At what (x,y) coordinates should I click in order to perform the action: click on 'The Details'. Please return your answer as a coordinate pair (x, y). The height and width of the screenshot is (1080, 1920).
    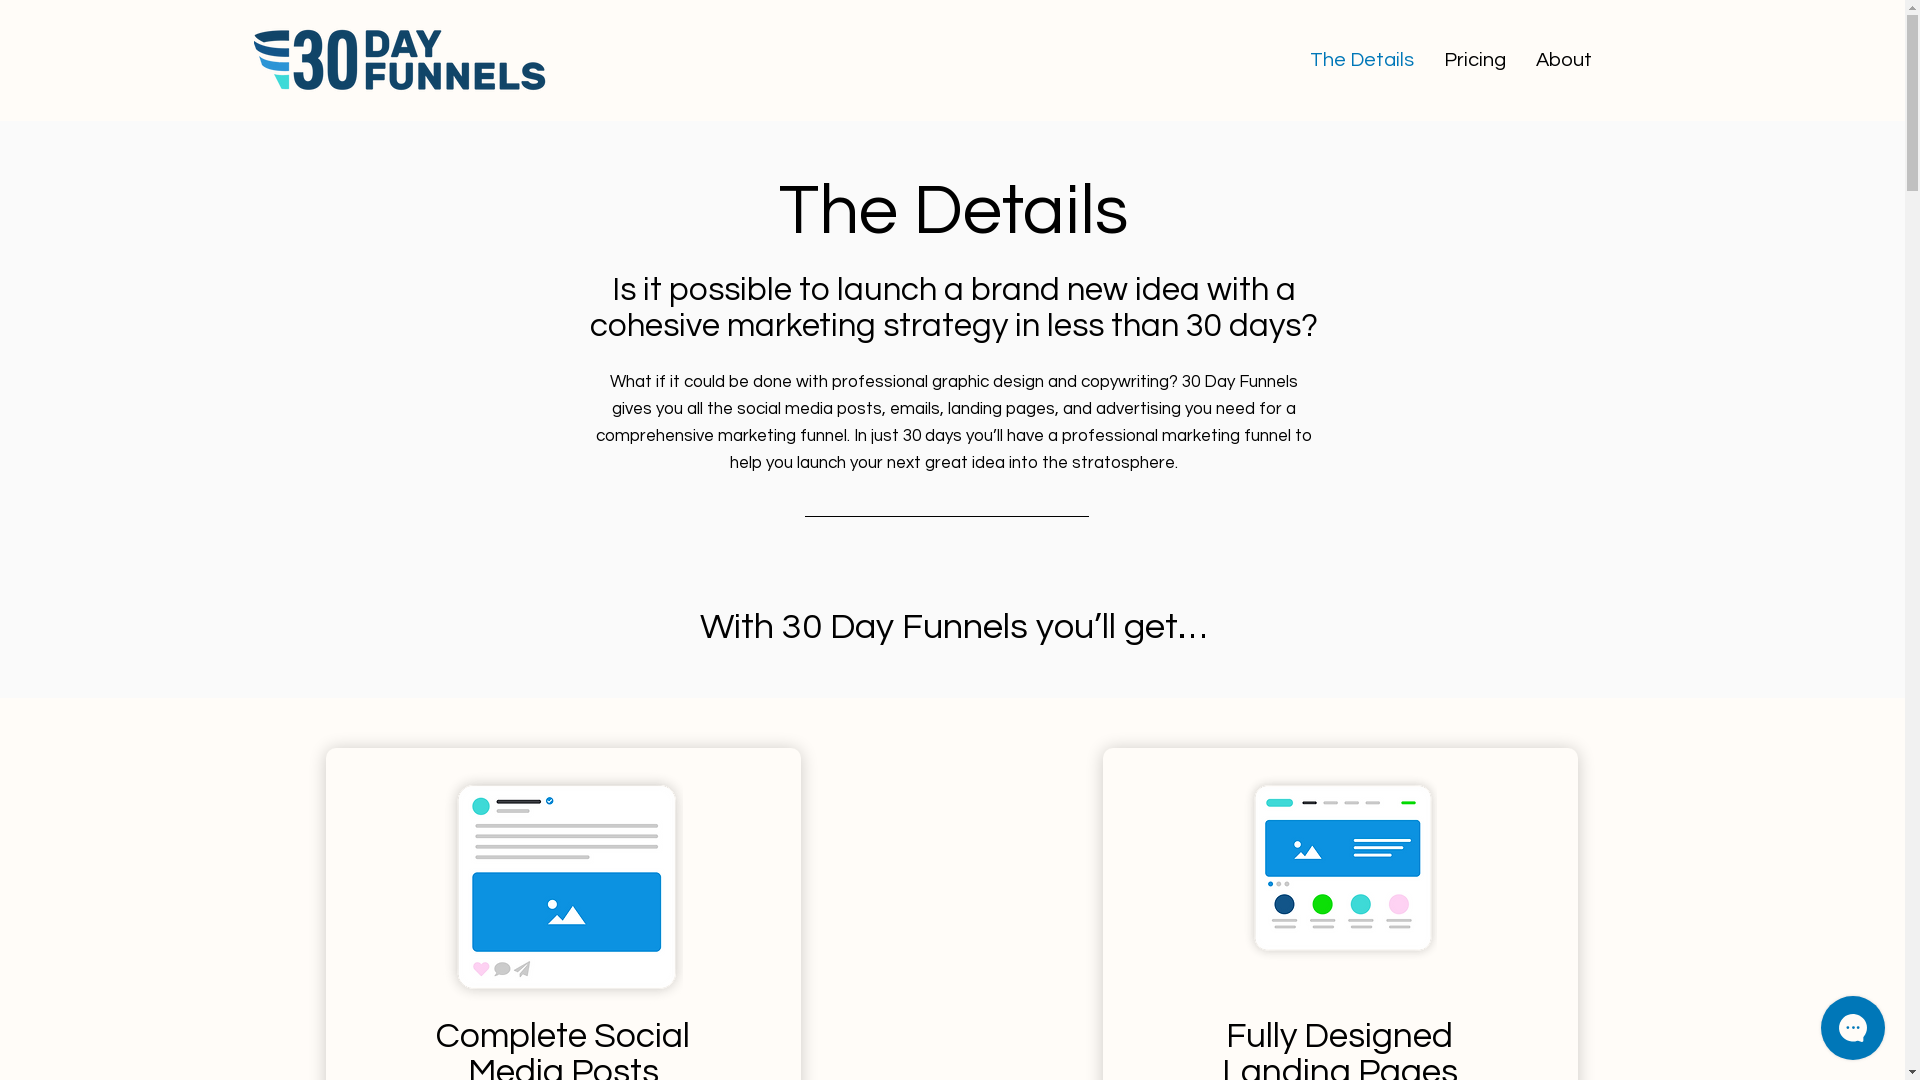
    Looking at the image, I should click on (1361, 59).